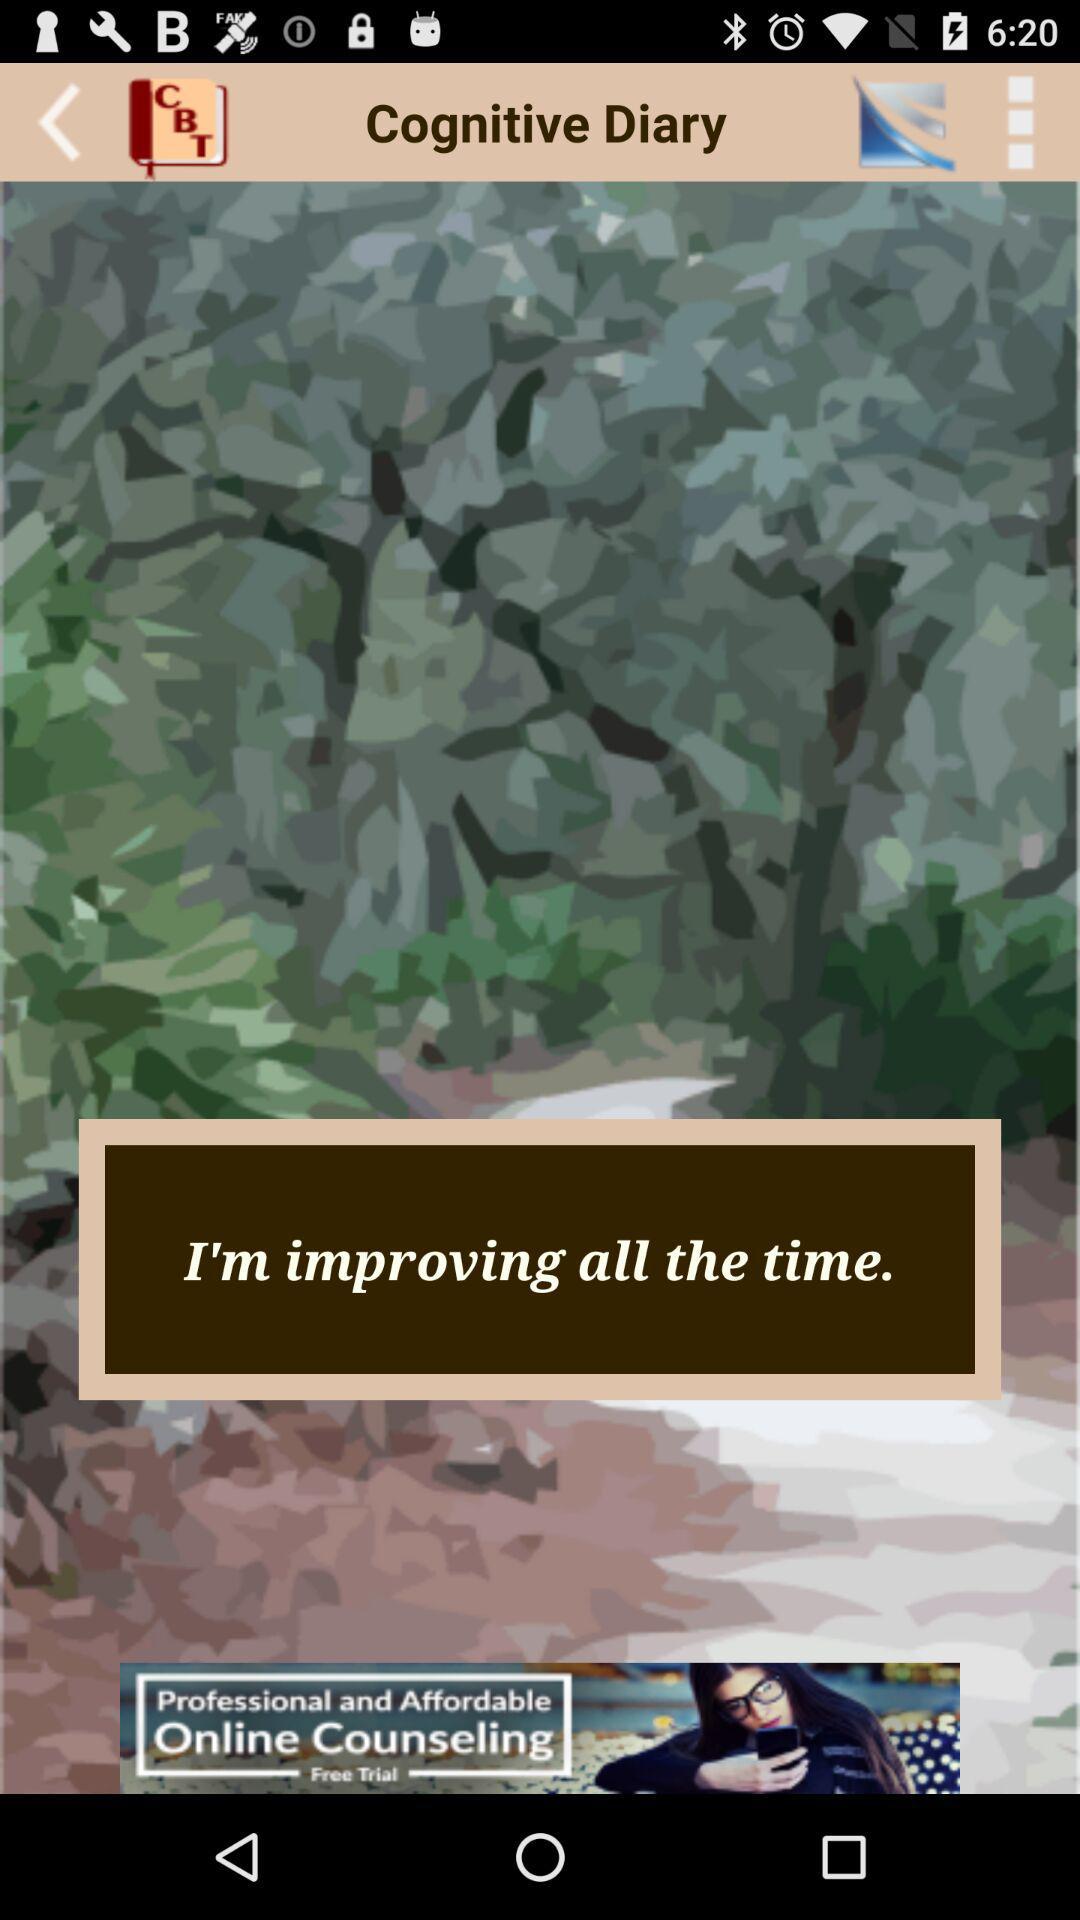  Describe the element at coordinates (540, 1727) in the screenshot. I see `icon below the i m improving` at that location.